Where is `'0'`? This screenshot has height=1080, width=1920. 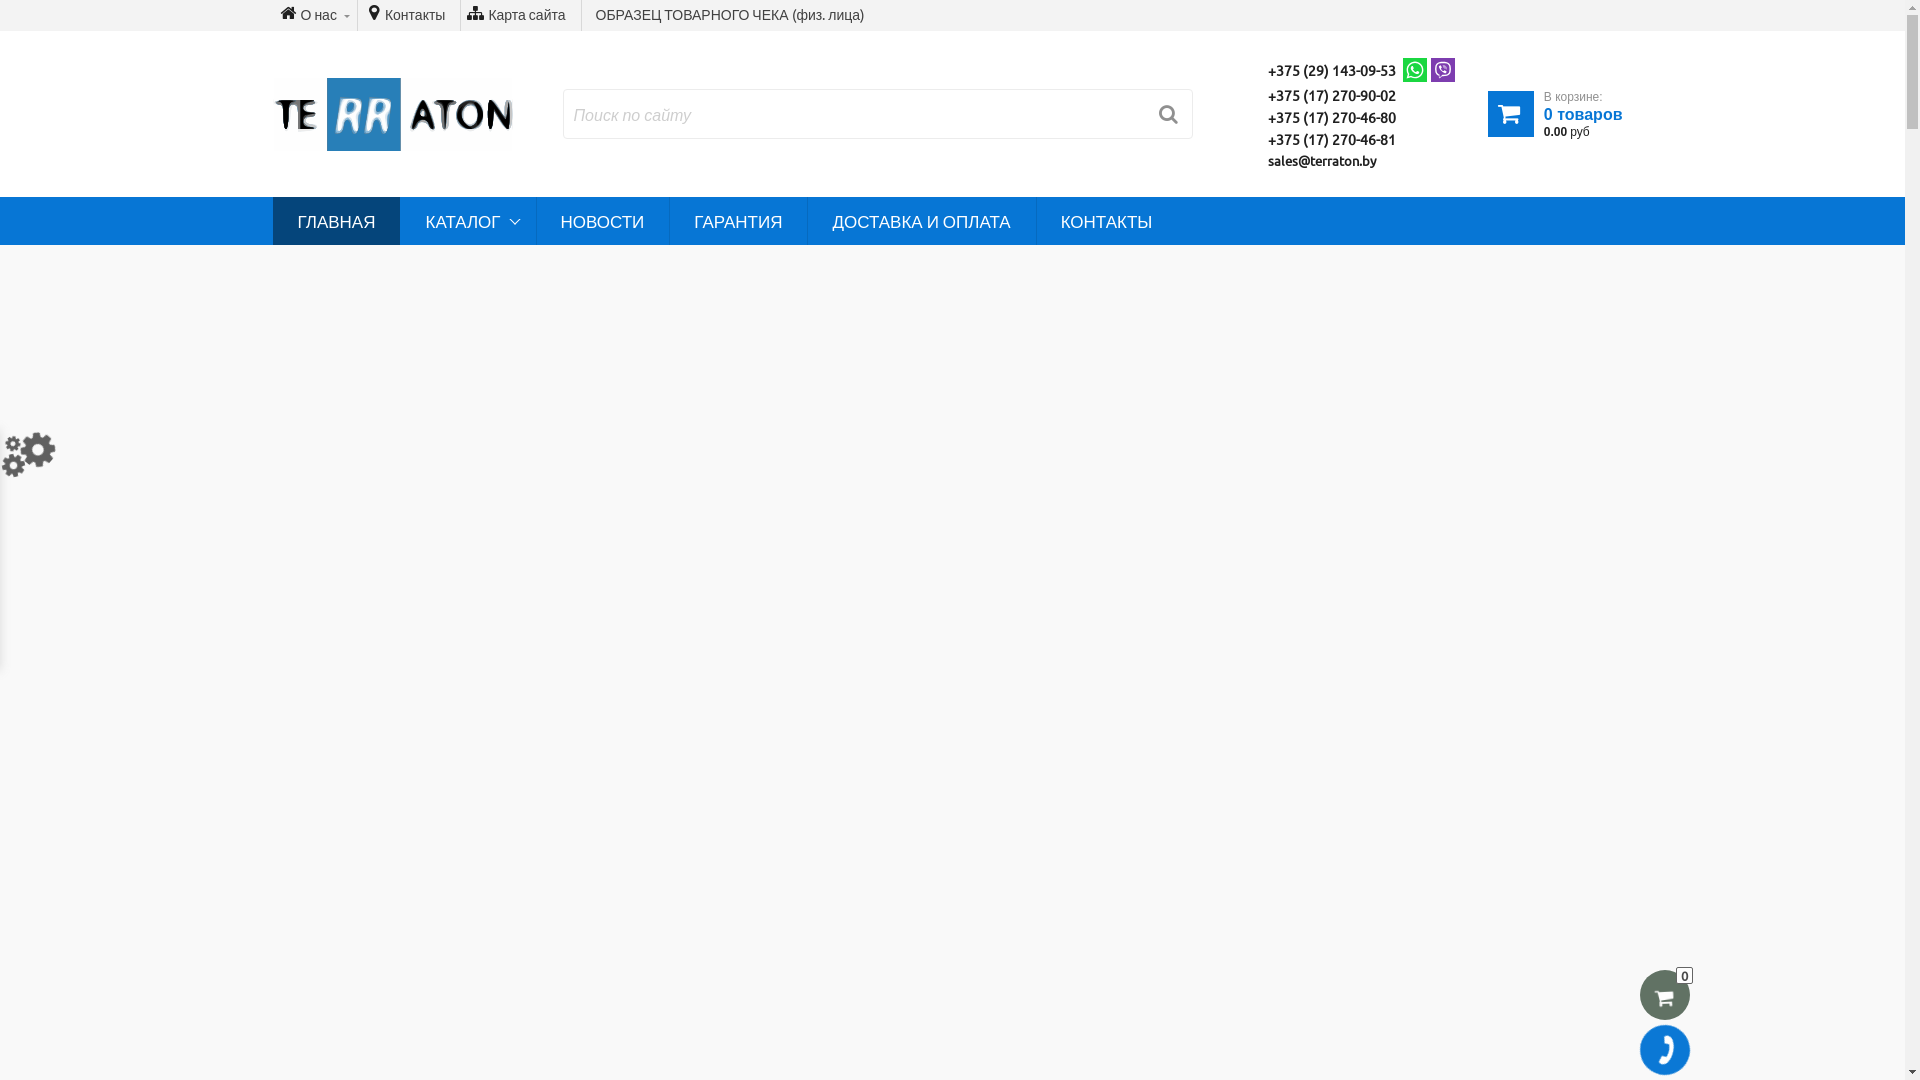
'0' is located at coordinates (1665, 995).